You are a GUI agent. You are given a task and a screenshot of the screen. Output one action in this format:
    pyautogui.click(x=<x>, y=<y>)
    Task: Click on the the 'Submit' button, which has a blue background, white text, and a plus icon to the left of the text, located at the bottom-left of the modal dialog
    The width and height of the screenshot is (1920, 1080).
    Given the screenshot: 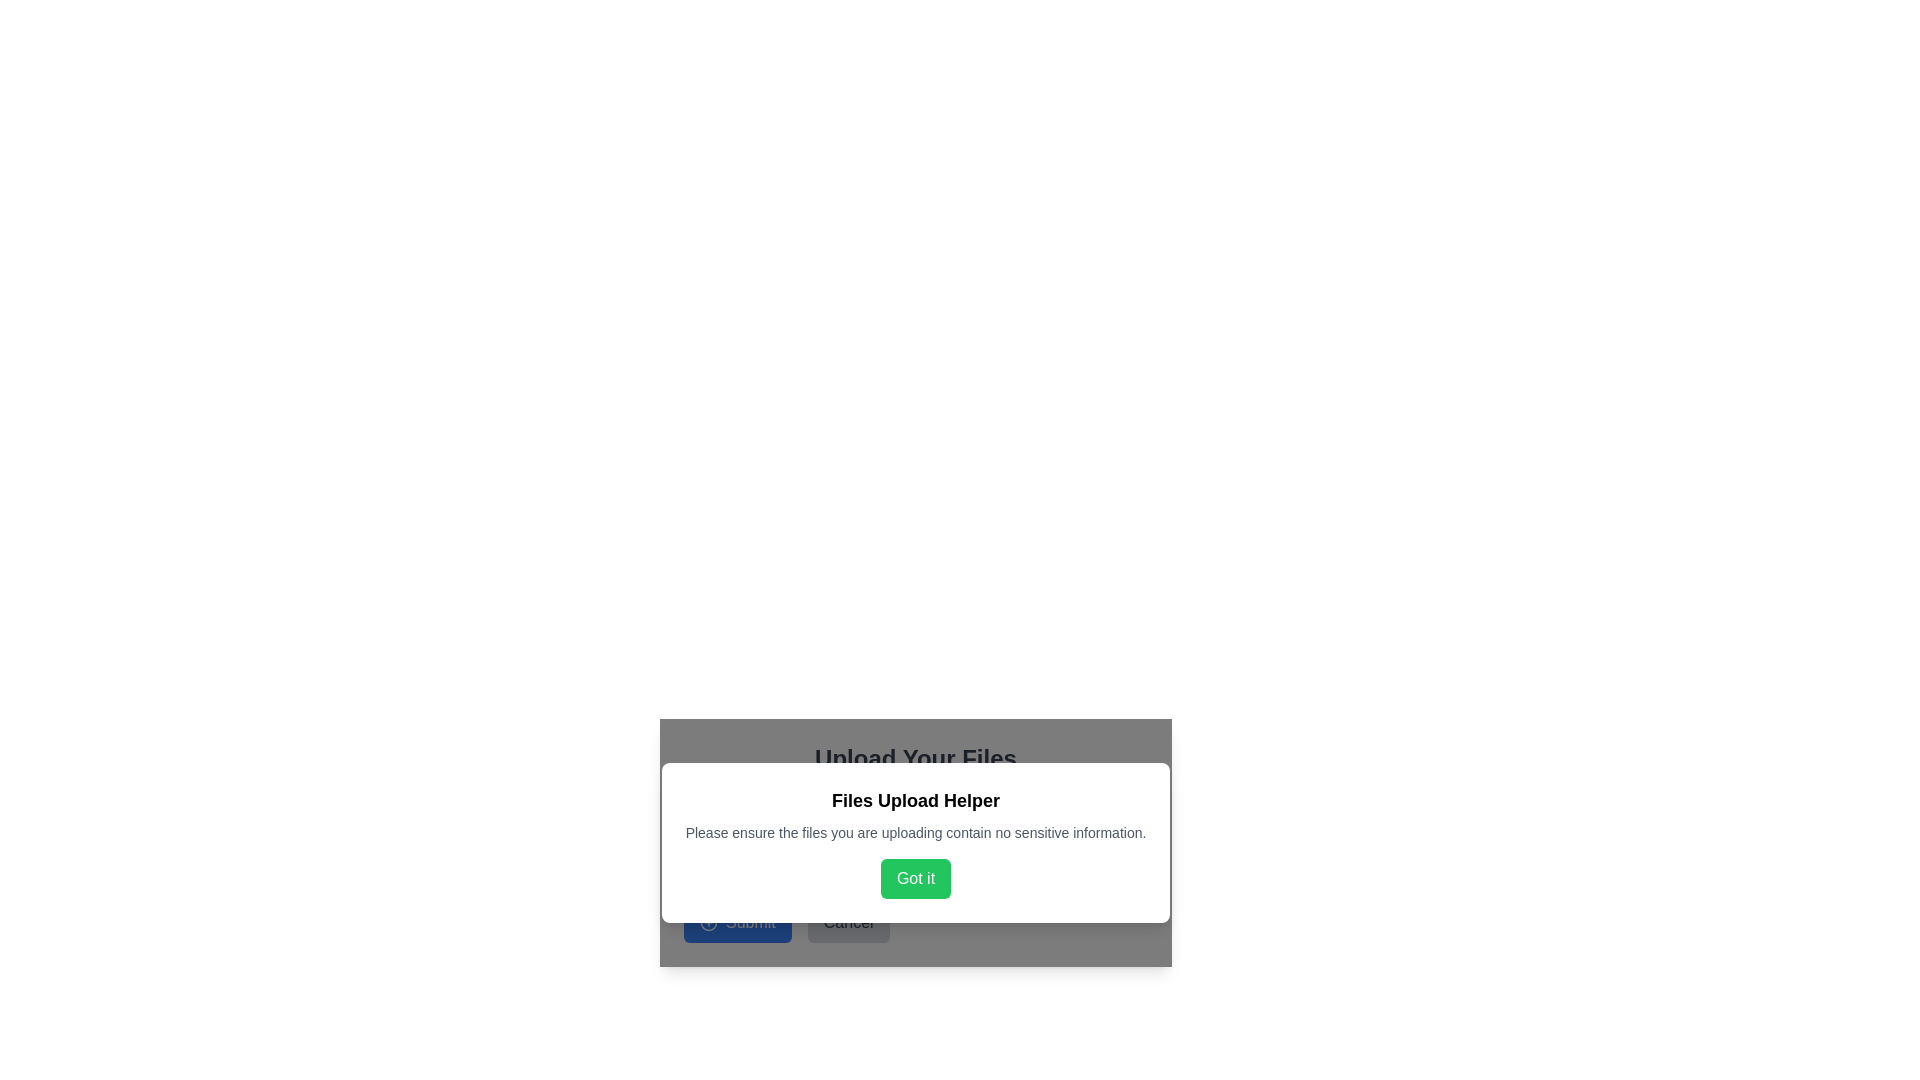 What is the action you would take?
    pyautogui.click(x=736, y=922)
    